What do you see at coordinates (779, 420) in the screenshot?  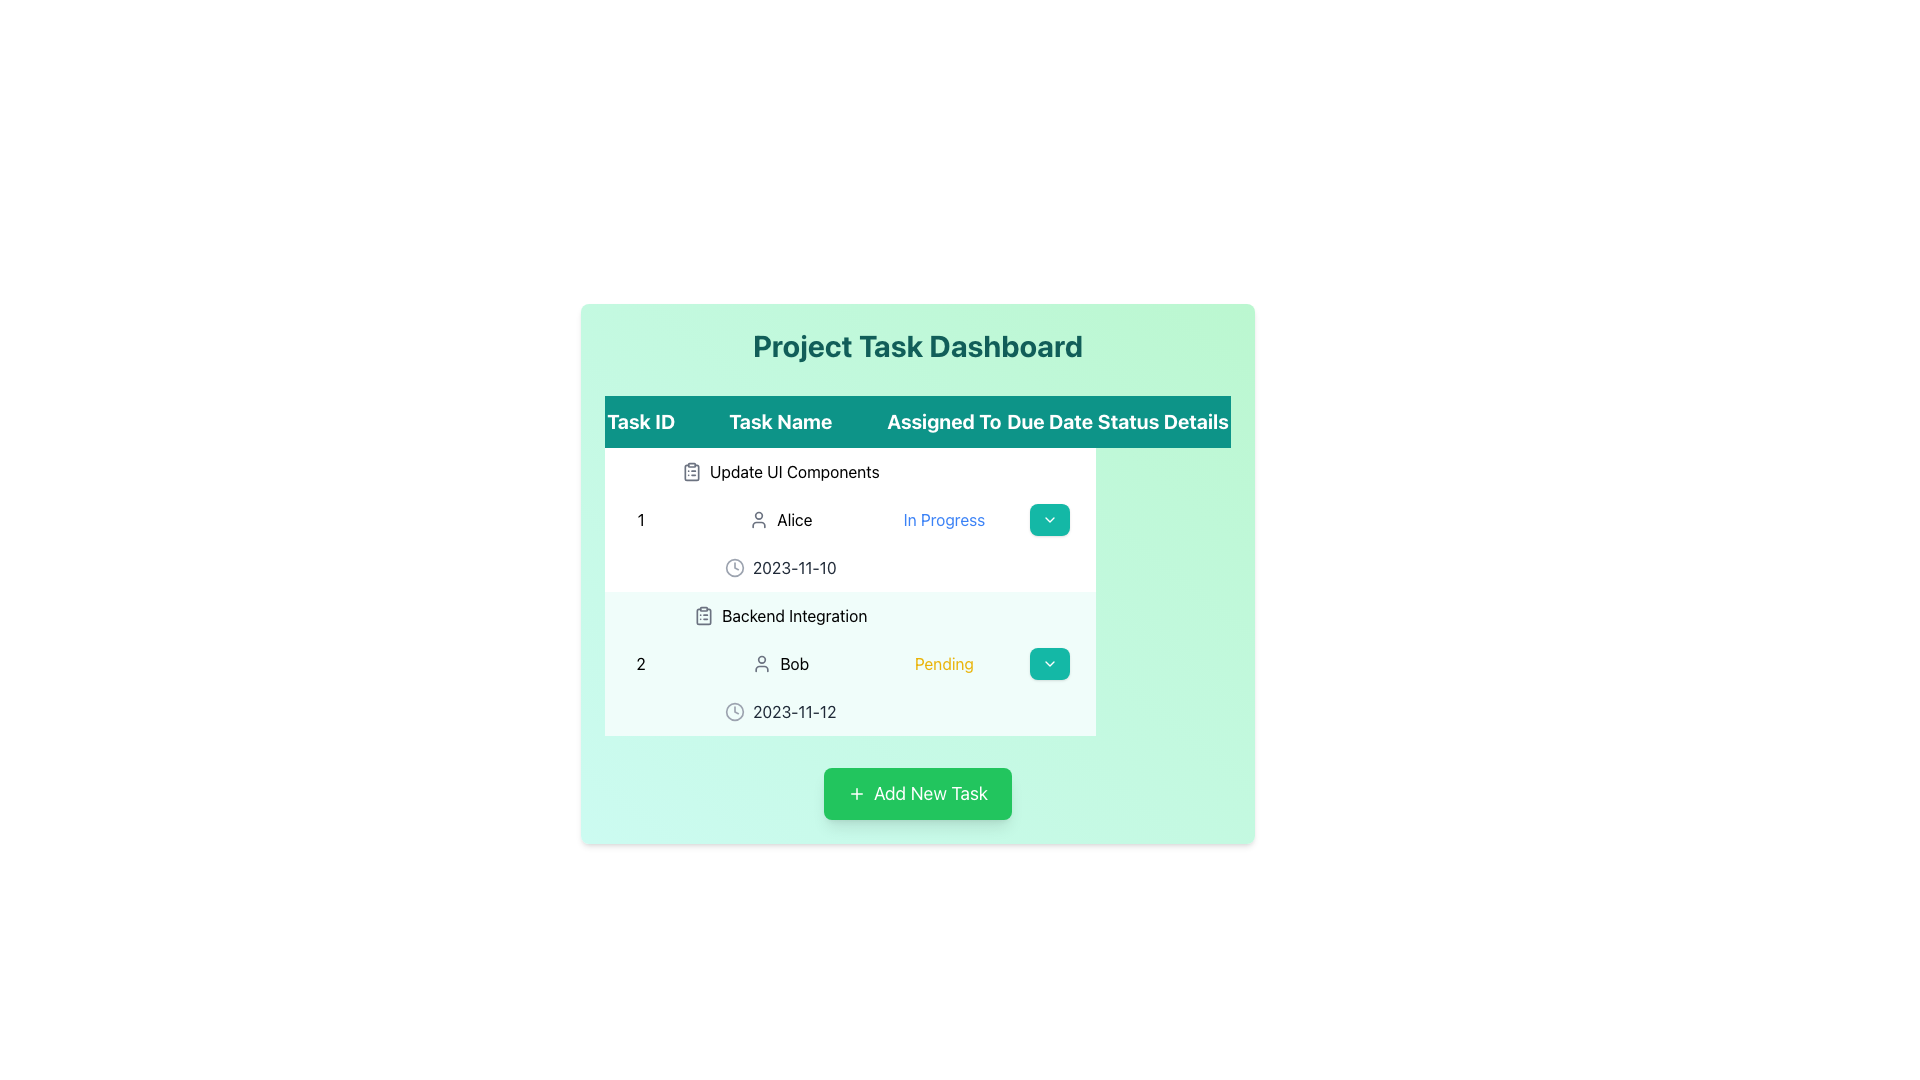 I see `the 'Task Name' text label, which is the second column header in a table-like layout, located between 'Task ID' and 'Assigned To', with a large, bold white font on a teal background` at bounding box center [779, 420].